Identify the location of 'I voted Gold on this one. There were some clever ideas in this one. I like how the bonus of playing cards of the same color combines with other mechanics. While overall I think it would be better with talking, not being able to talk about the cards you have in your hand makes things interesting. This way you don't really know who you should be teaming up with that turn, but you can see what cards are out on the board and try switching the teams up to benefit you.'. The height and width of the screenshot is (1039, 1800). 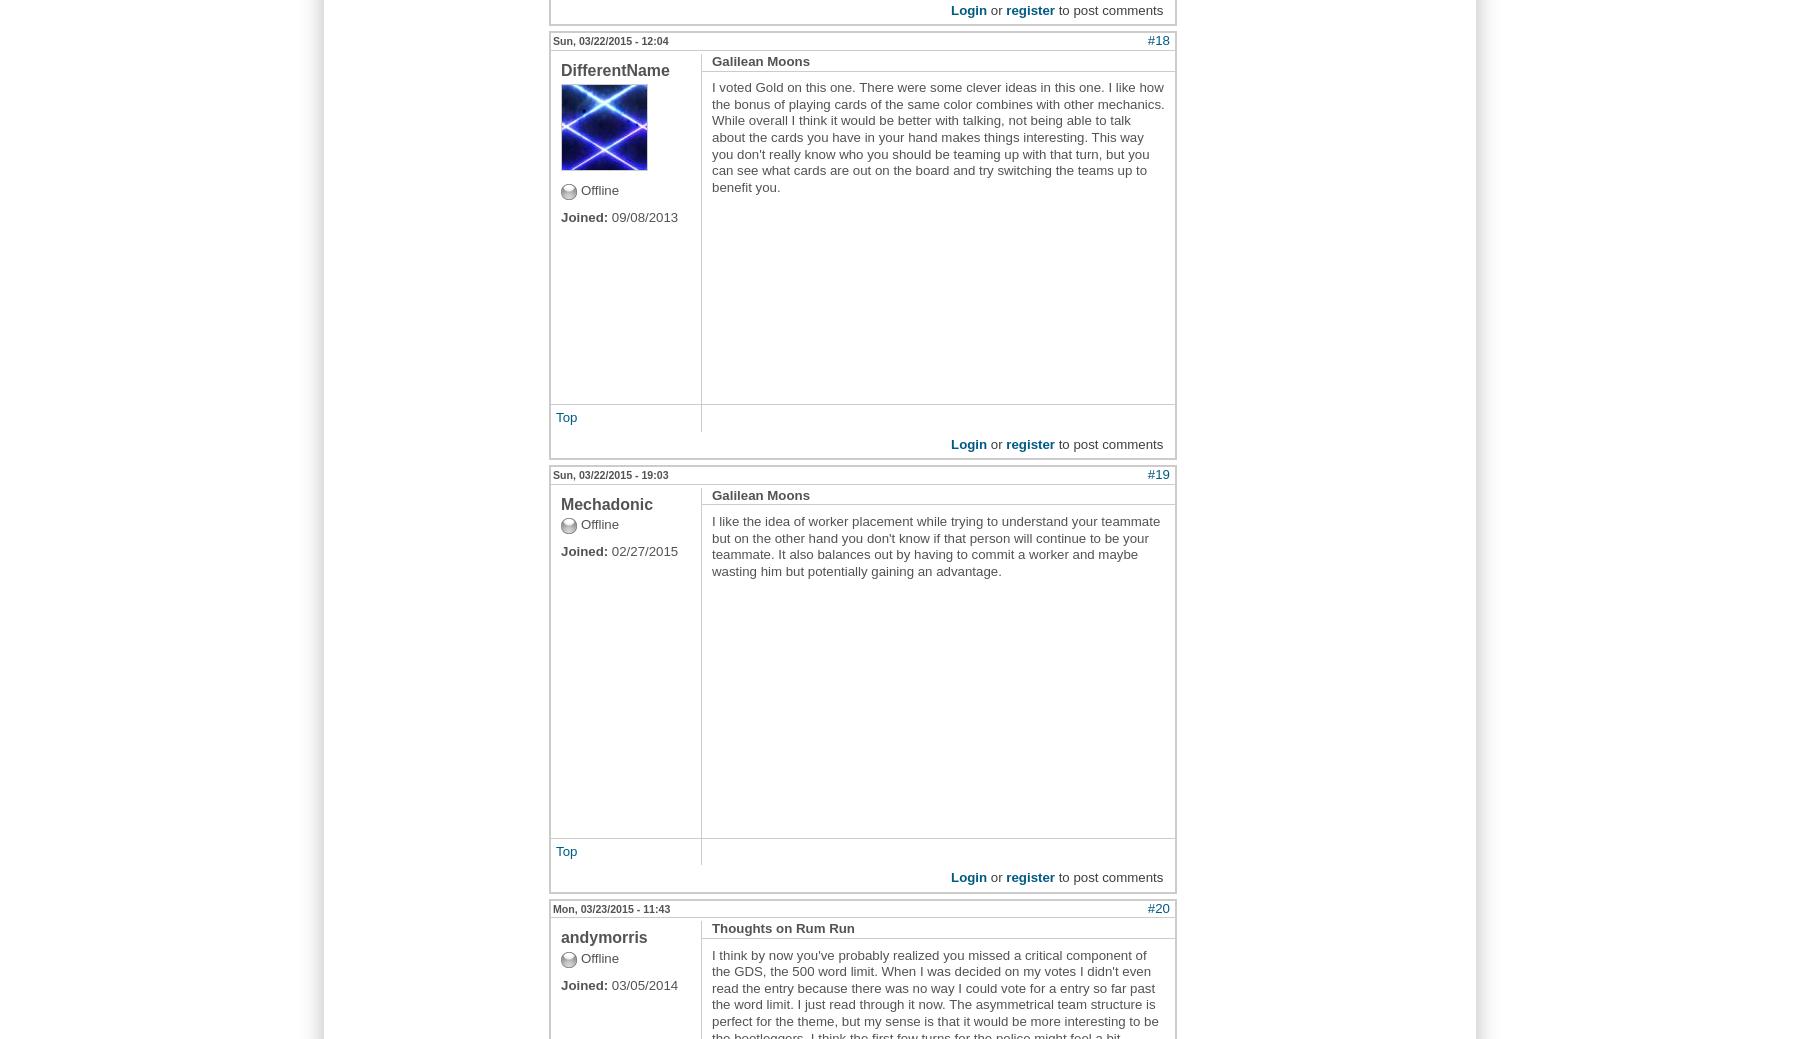
(936, 136).